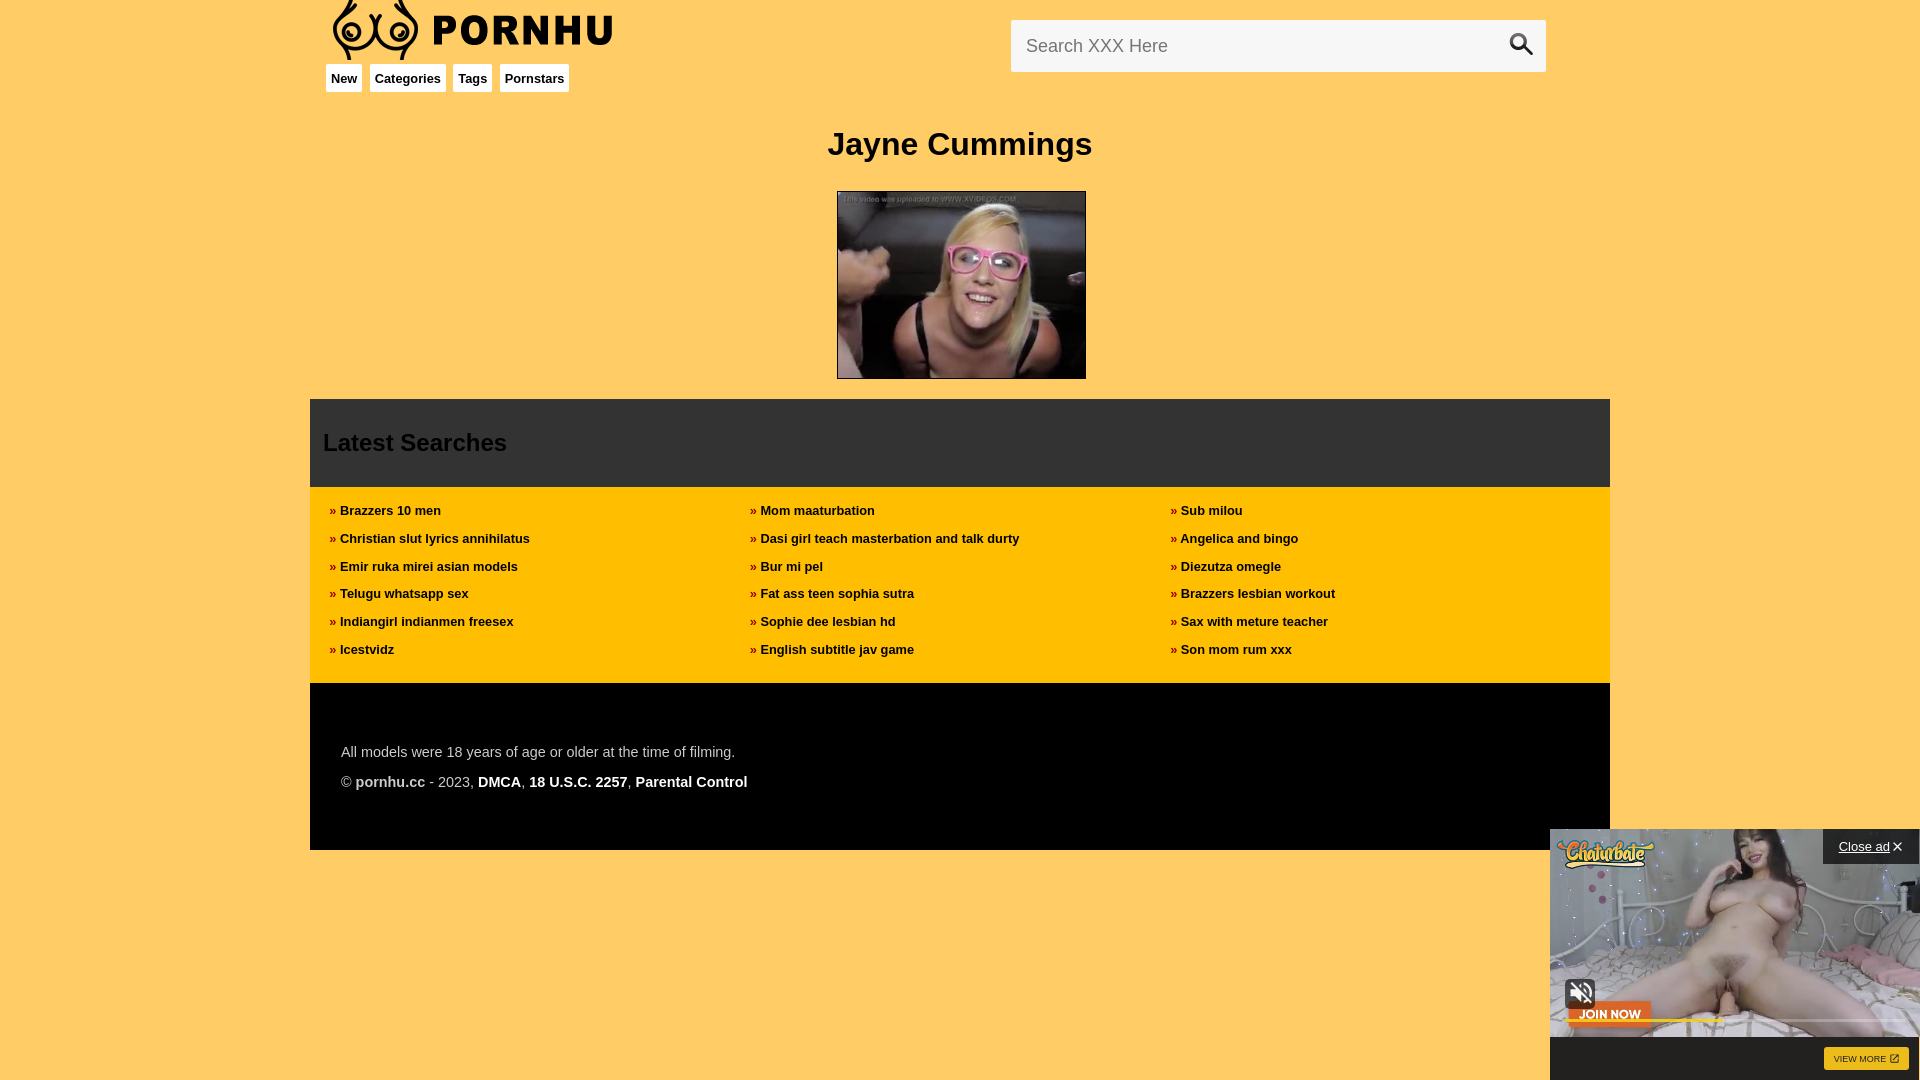  Describe the element at coordinates (402, 592) in the screenshot. I see `'Telugu whatsapp sex'` at that location.